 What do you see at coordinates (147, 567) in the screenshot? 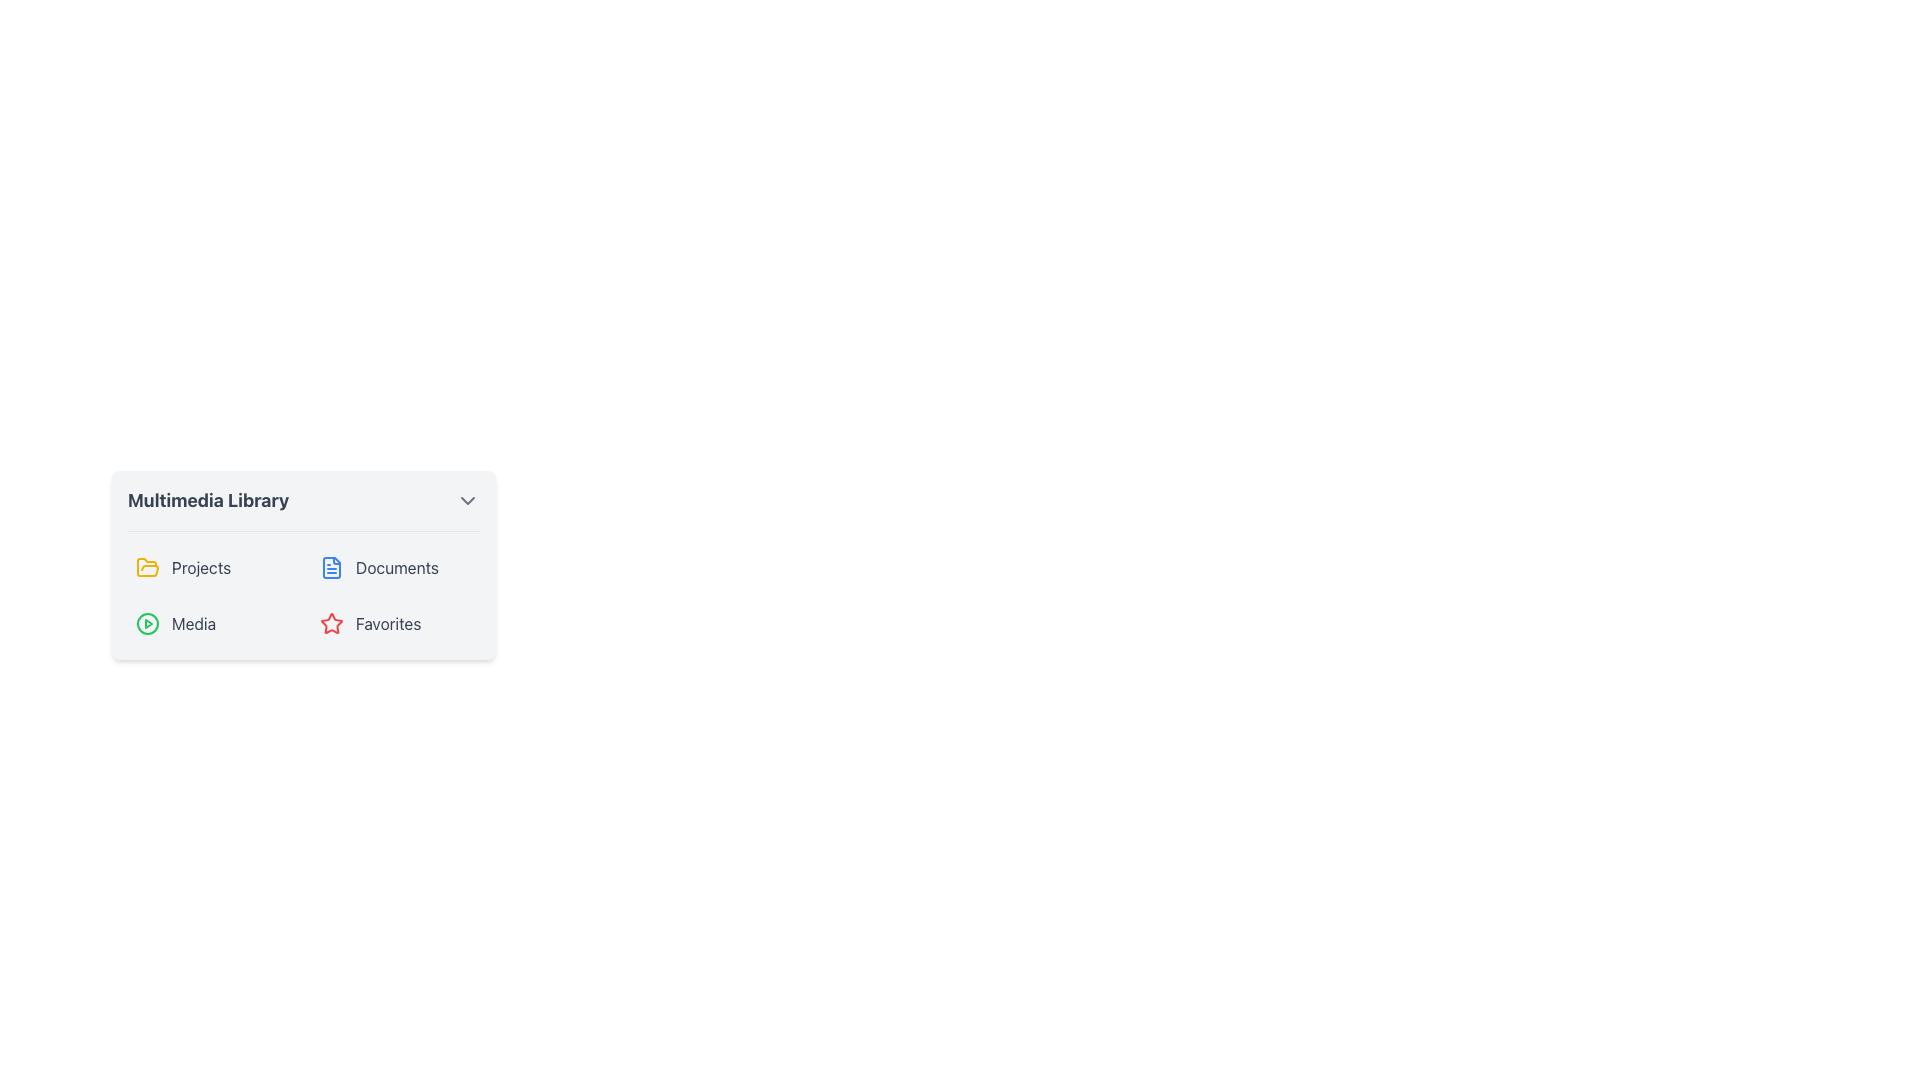
I see `the stylized yellow folder icon located in the 'Multimedia Library' section, which is the first item in the top row of icons` at bounding box center [147, 567].